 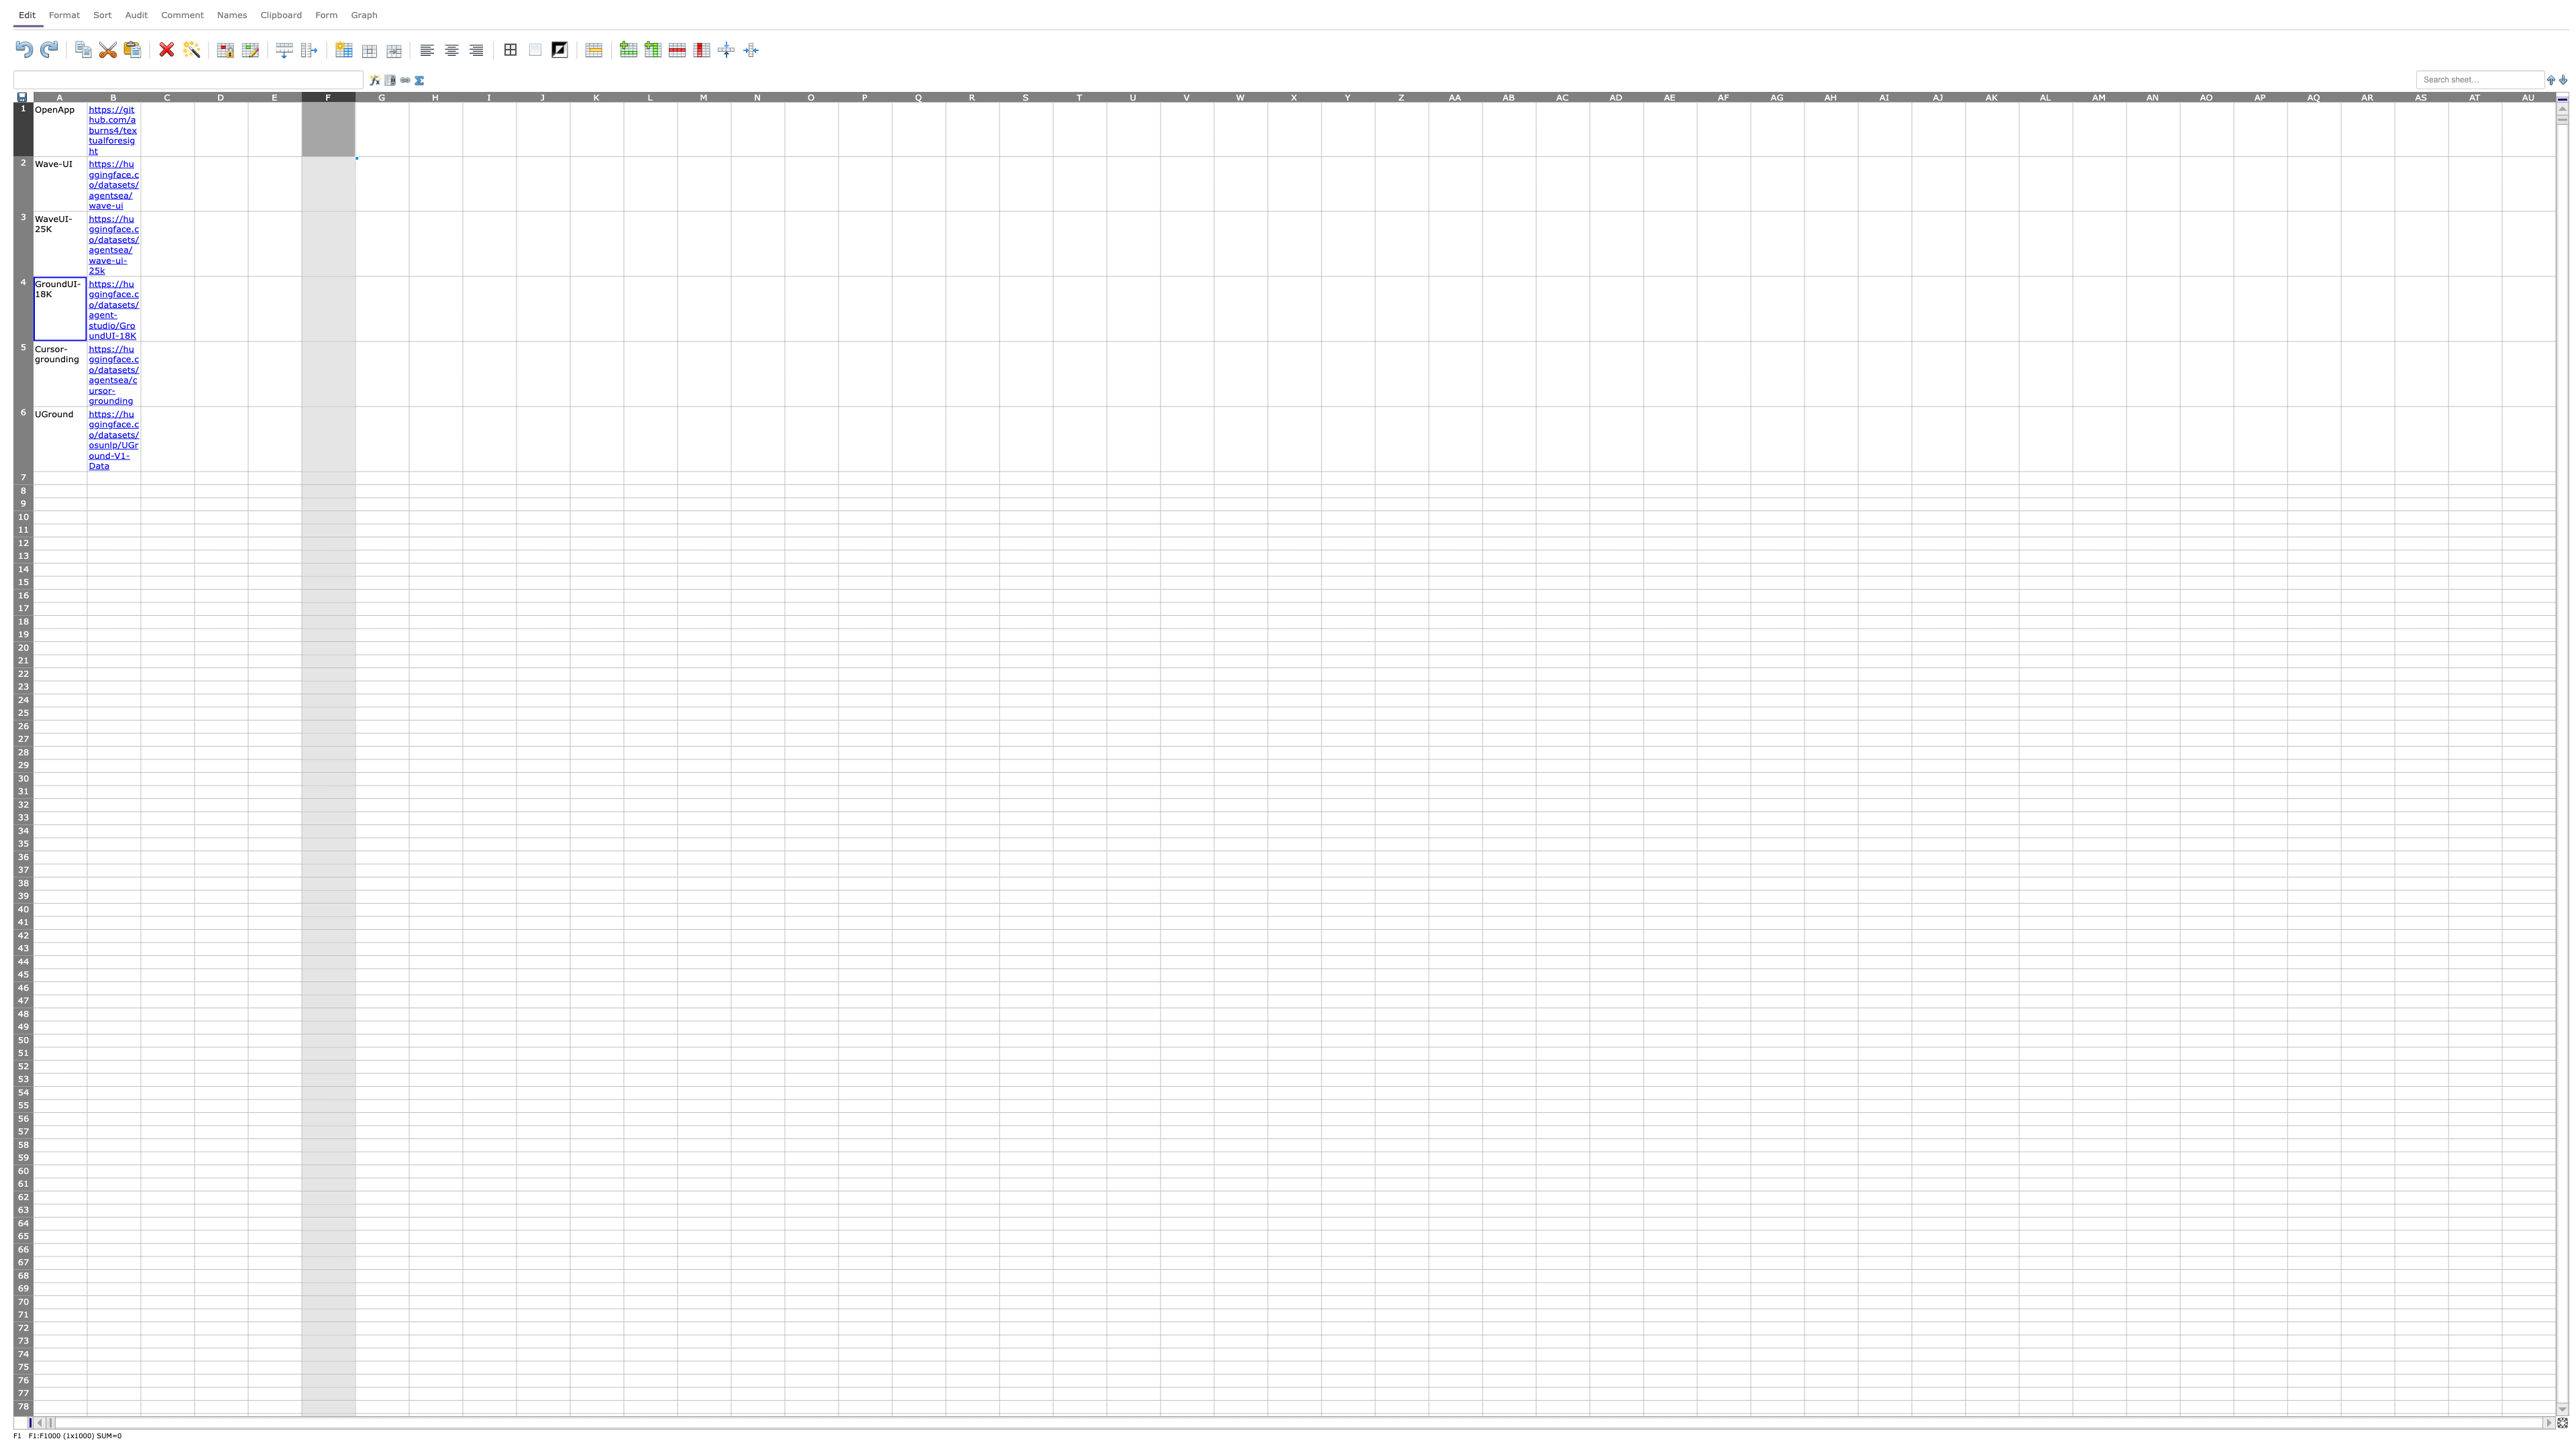 I want to click on entire column M, so click(x=702, y=95).